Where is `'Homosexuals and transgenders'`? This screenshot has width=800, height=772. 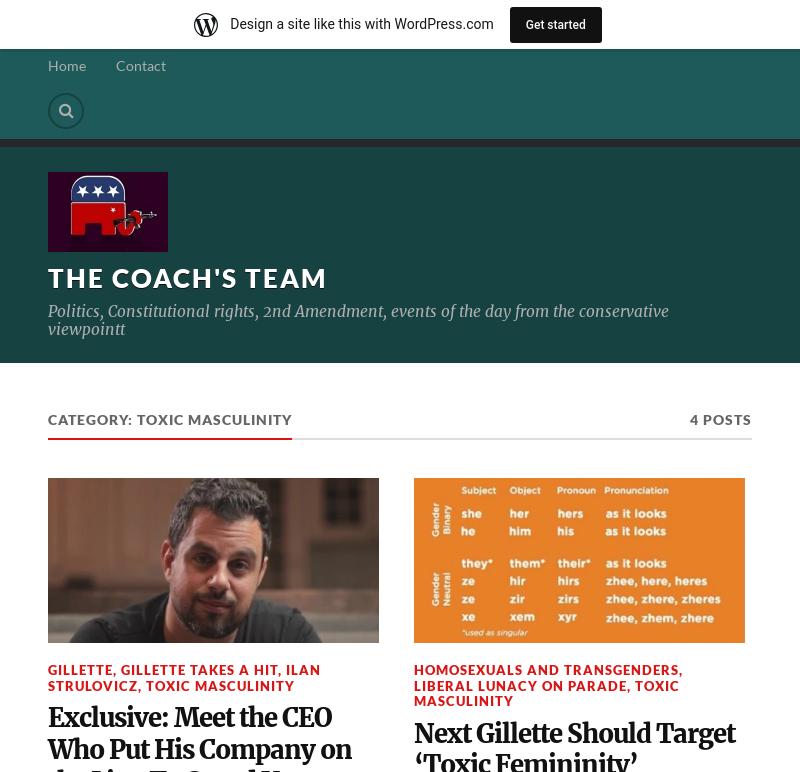 'Homosexuals and transgenders' is located at coordinates (413, 670).